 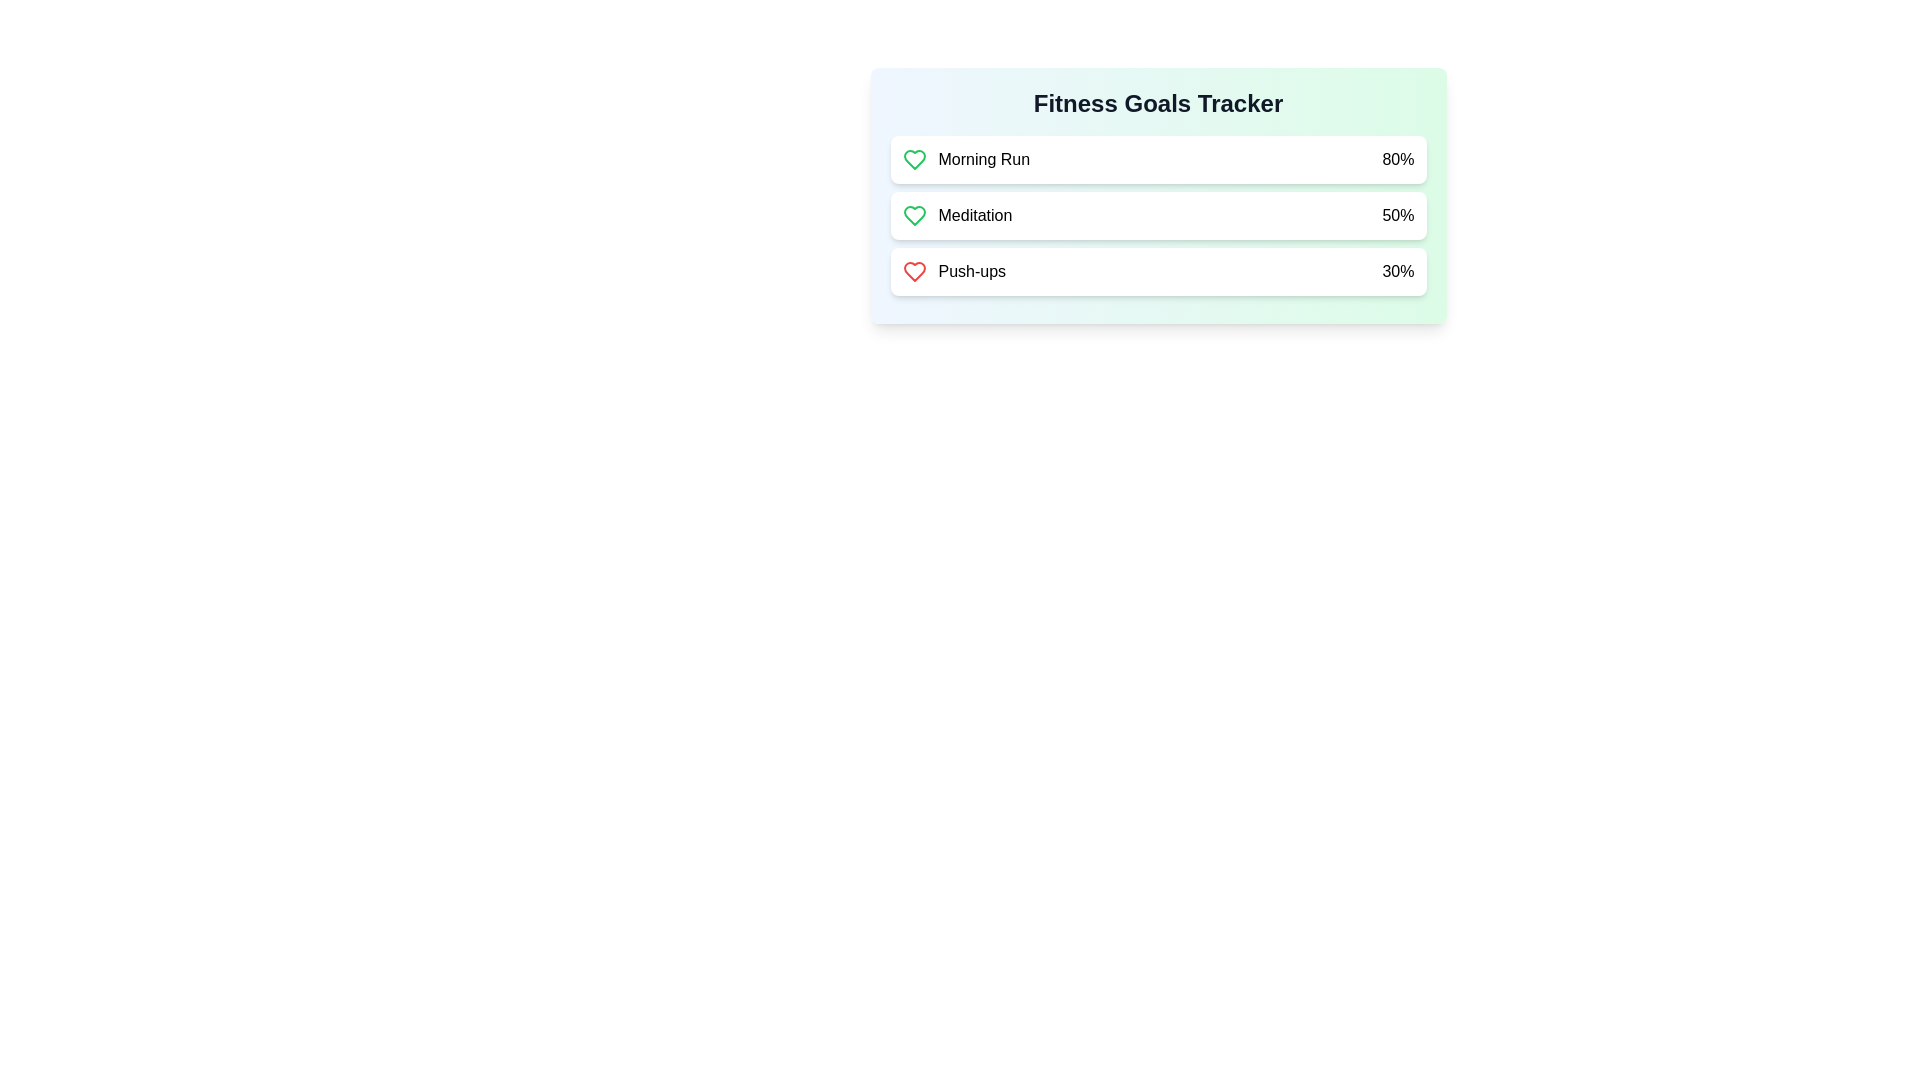 I want to click on the red heart-shaped icon located in the third row of the fitness goals tracker widget, next to the text 'Push-ups', so click(x=913, y=272).